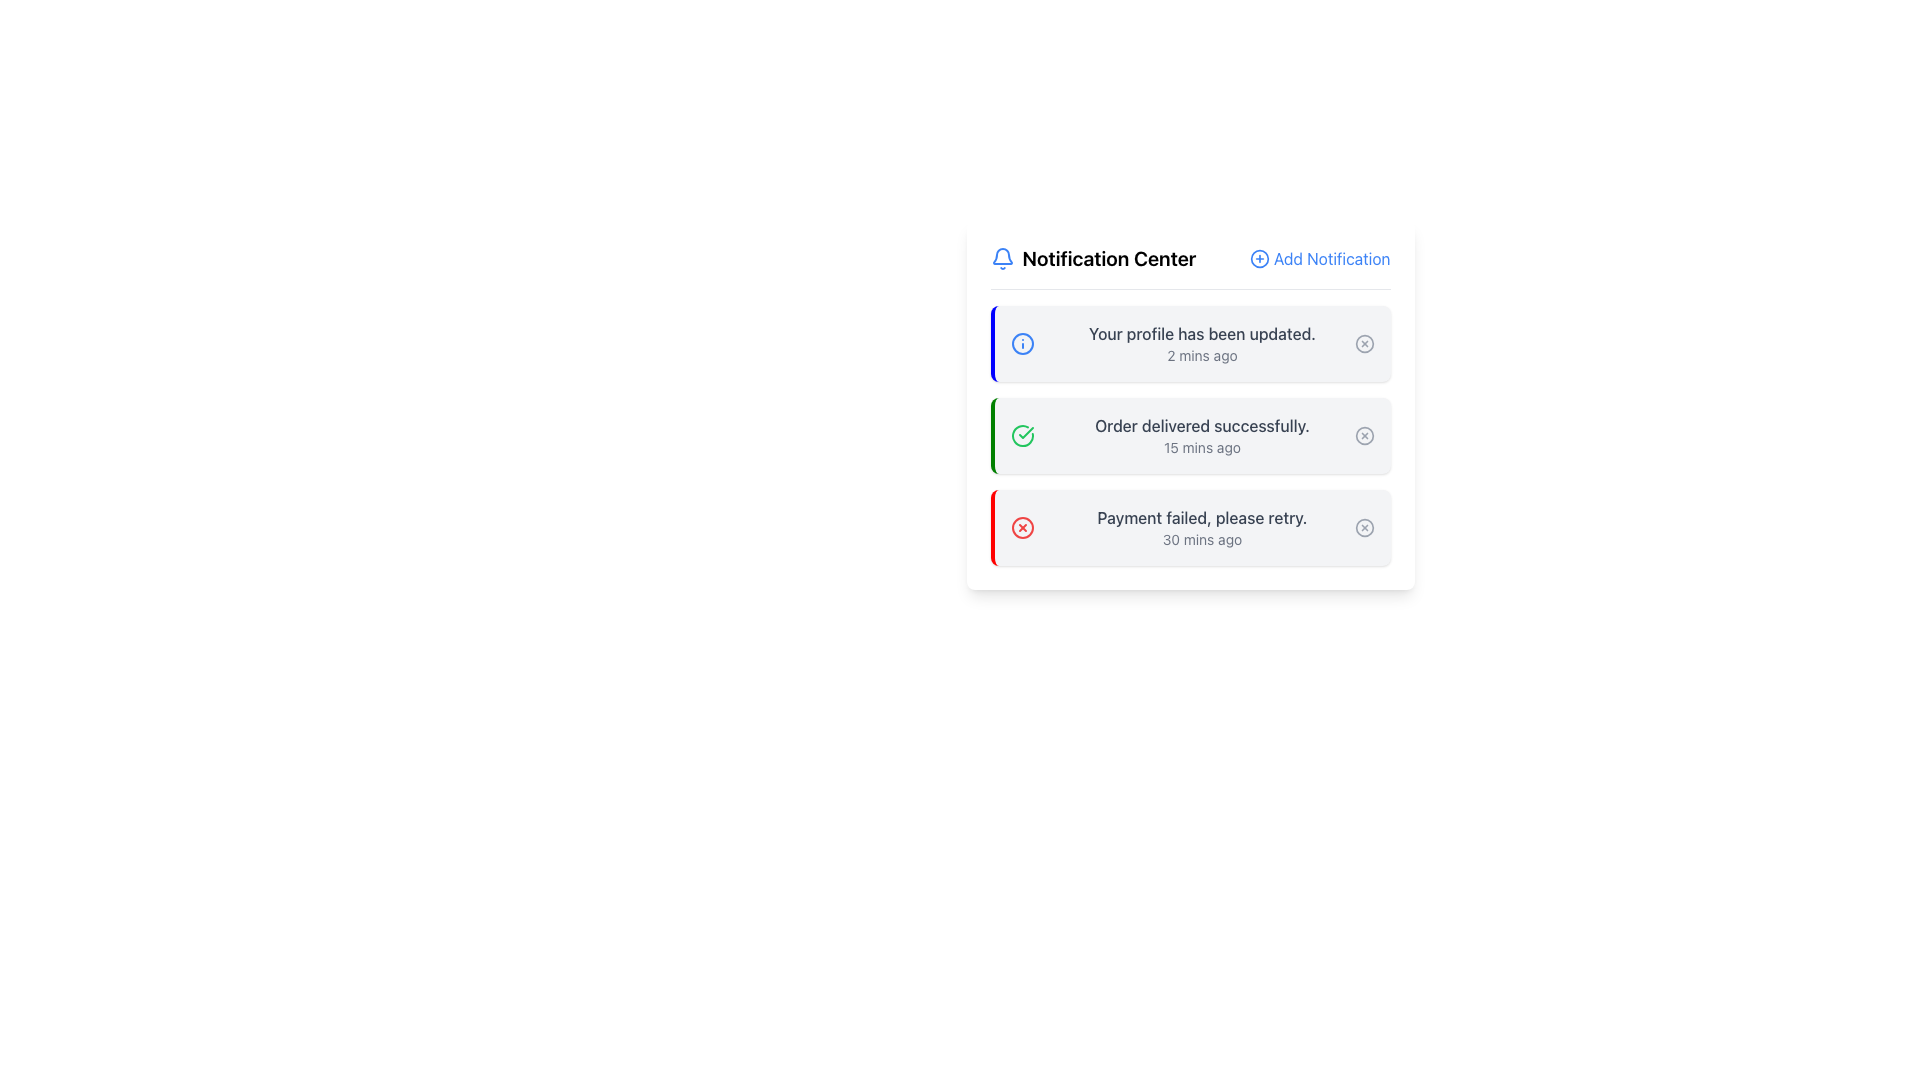  I want to click on the text label displaying 'Payment failed, please retry.' located in the bottom notification box above the timestamp '30 mins ago', so click(1201, 516).